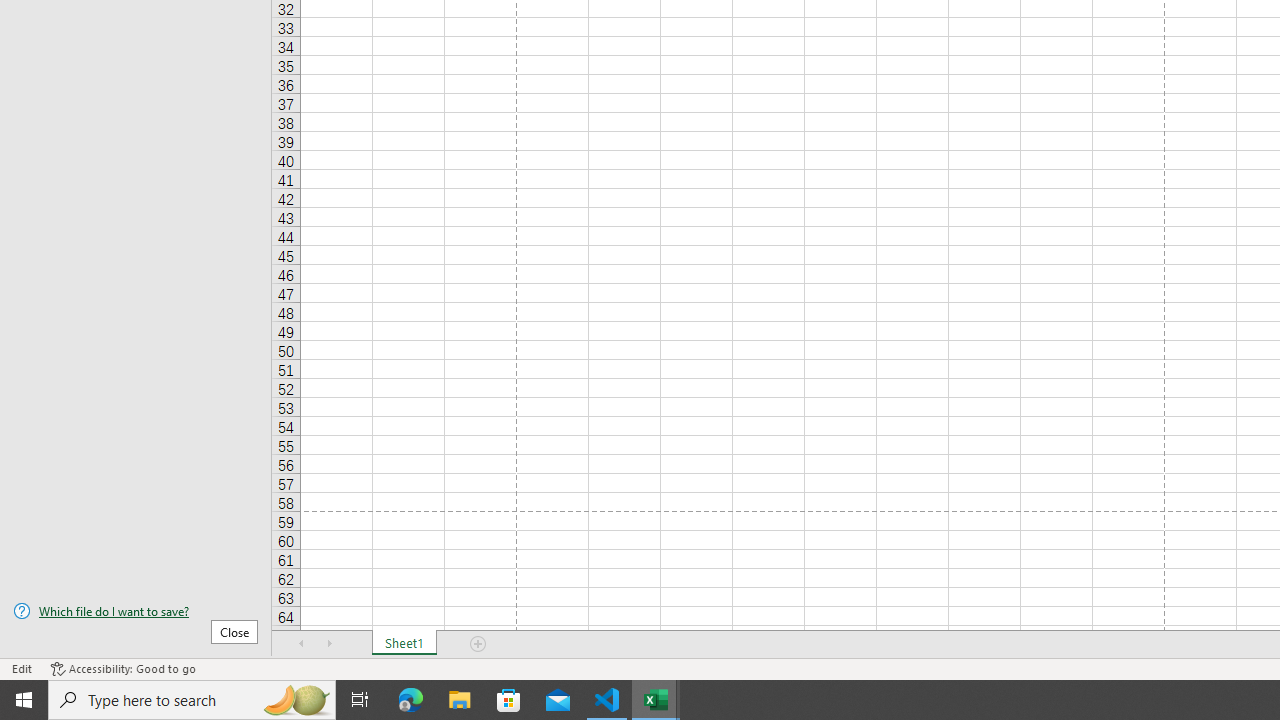 This screenshot has width=1280, height=720. Describe the element at coordinates (192, 698) in the screenshot. I see `'Type here to search'` at that location.